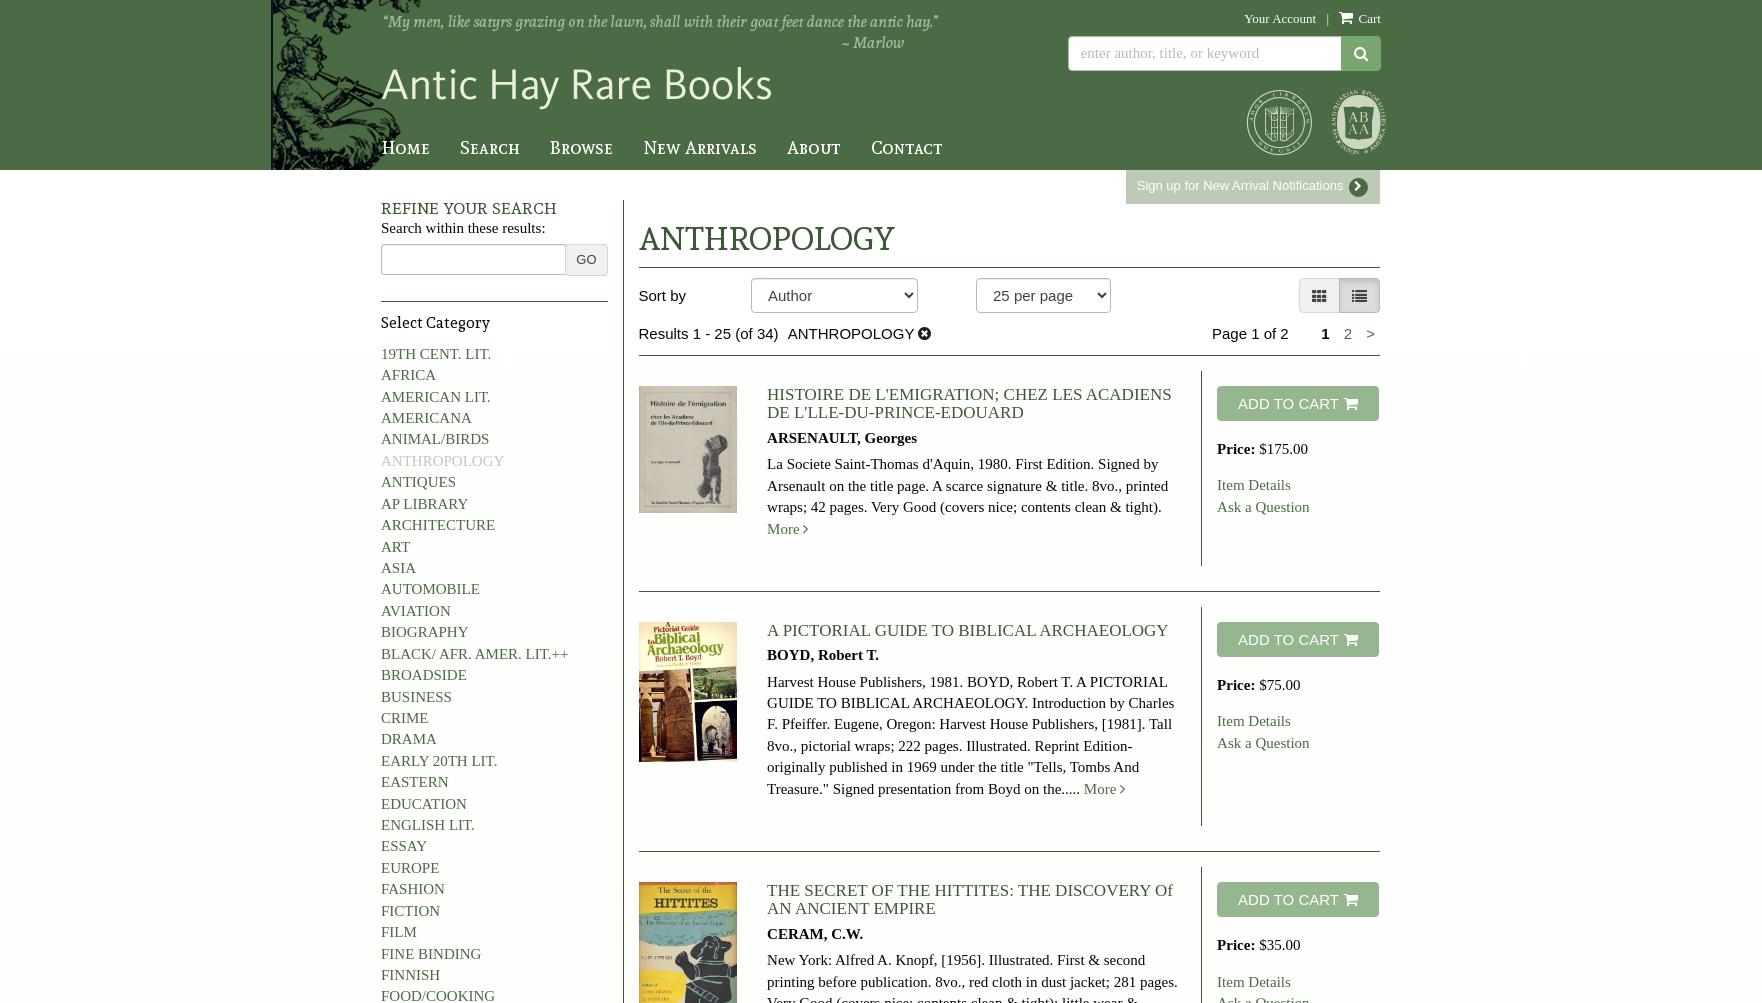 This screenshot has width=1762, height=1003. Describe the element at coordinates (435, 439) in the screenshot. I see `'ANIMAL/BIRDS'` at that location.